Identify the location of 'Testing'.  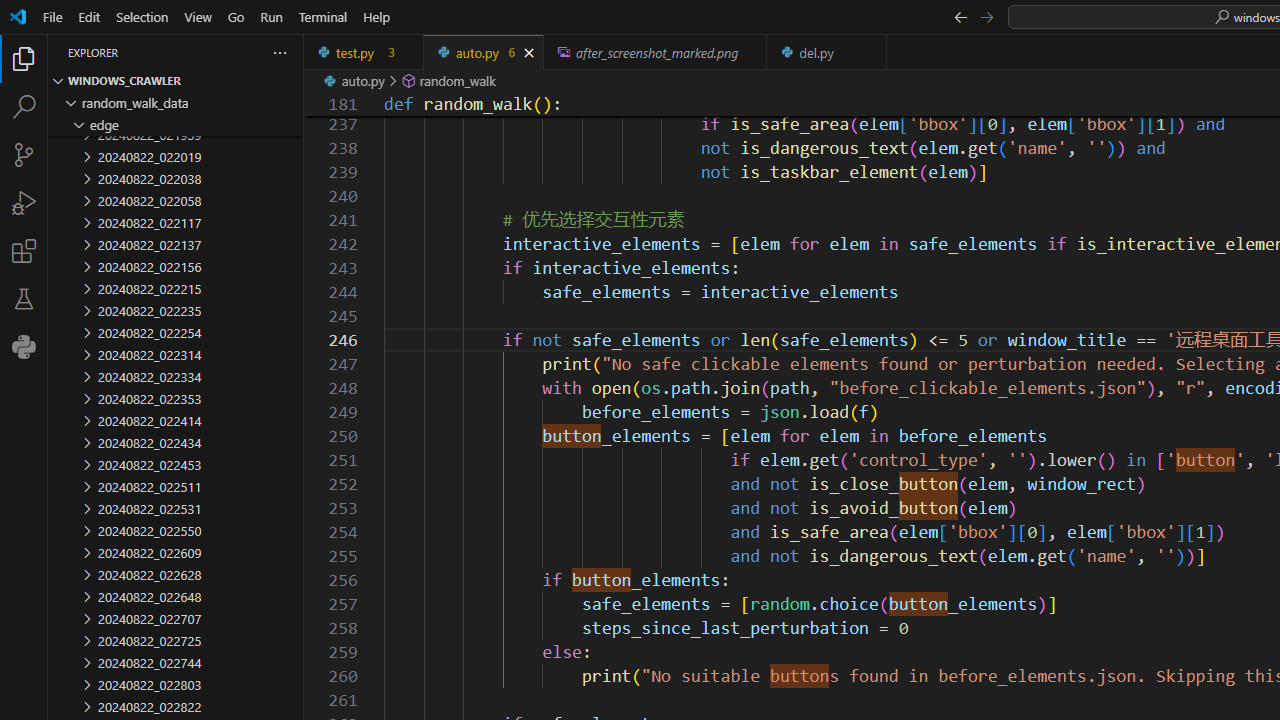
(24, 299).